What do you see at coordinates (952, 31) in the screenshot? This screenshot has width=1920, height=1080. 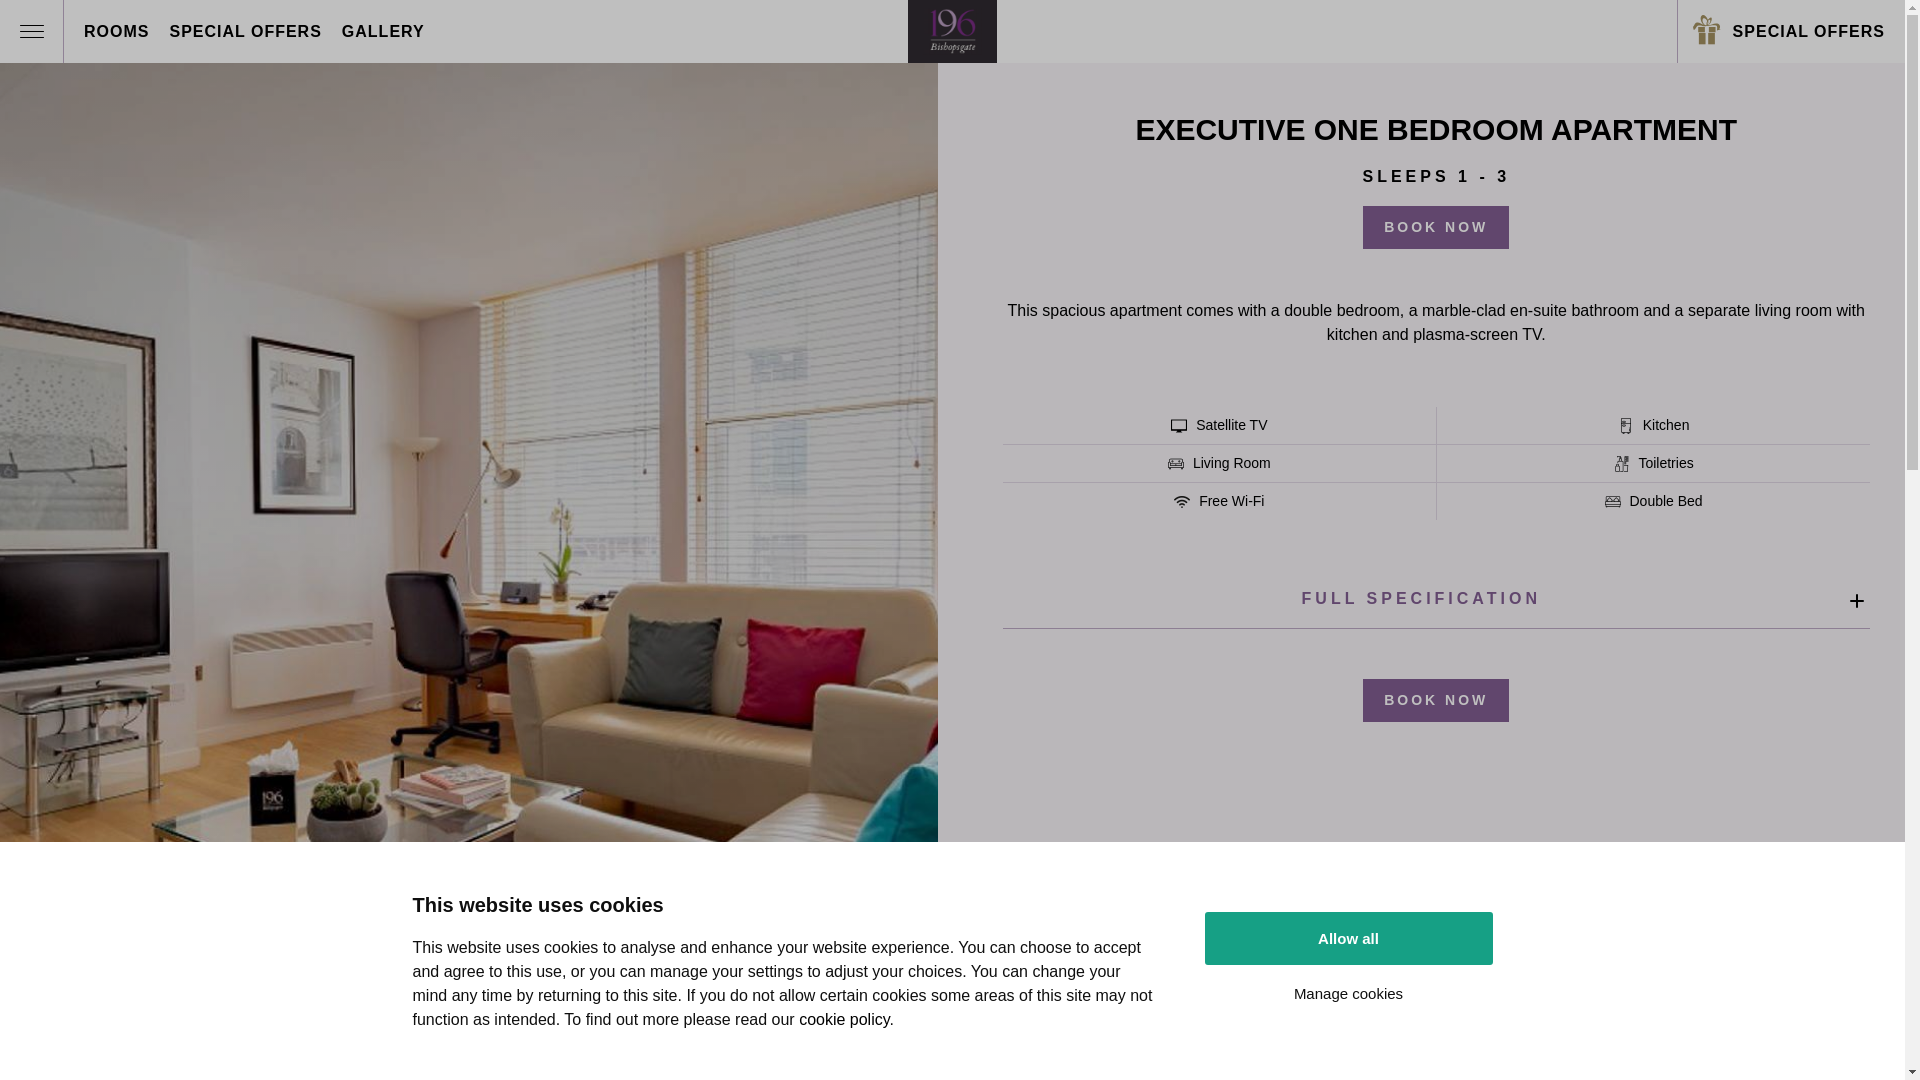 I see `'196 Bishopsgate'` at bounding box center [952, 31].